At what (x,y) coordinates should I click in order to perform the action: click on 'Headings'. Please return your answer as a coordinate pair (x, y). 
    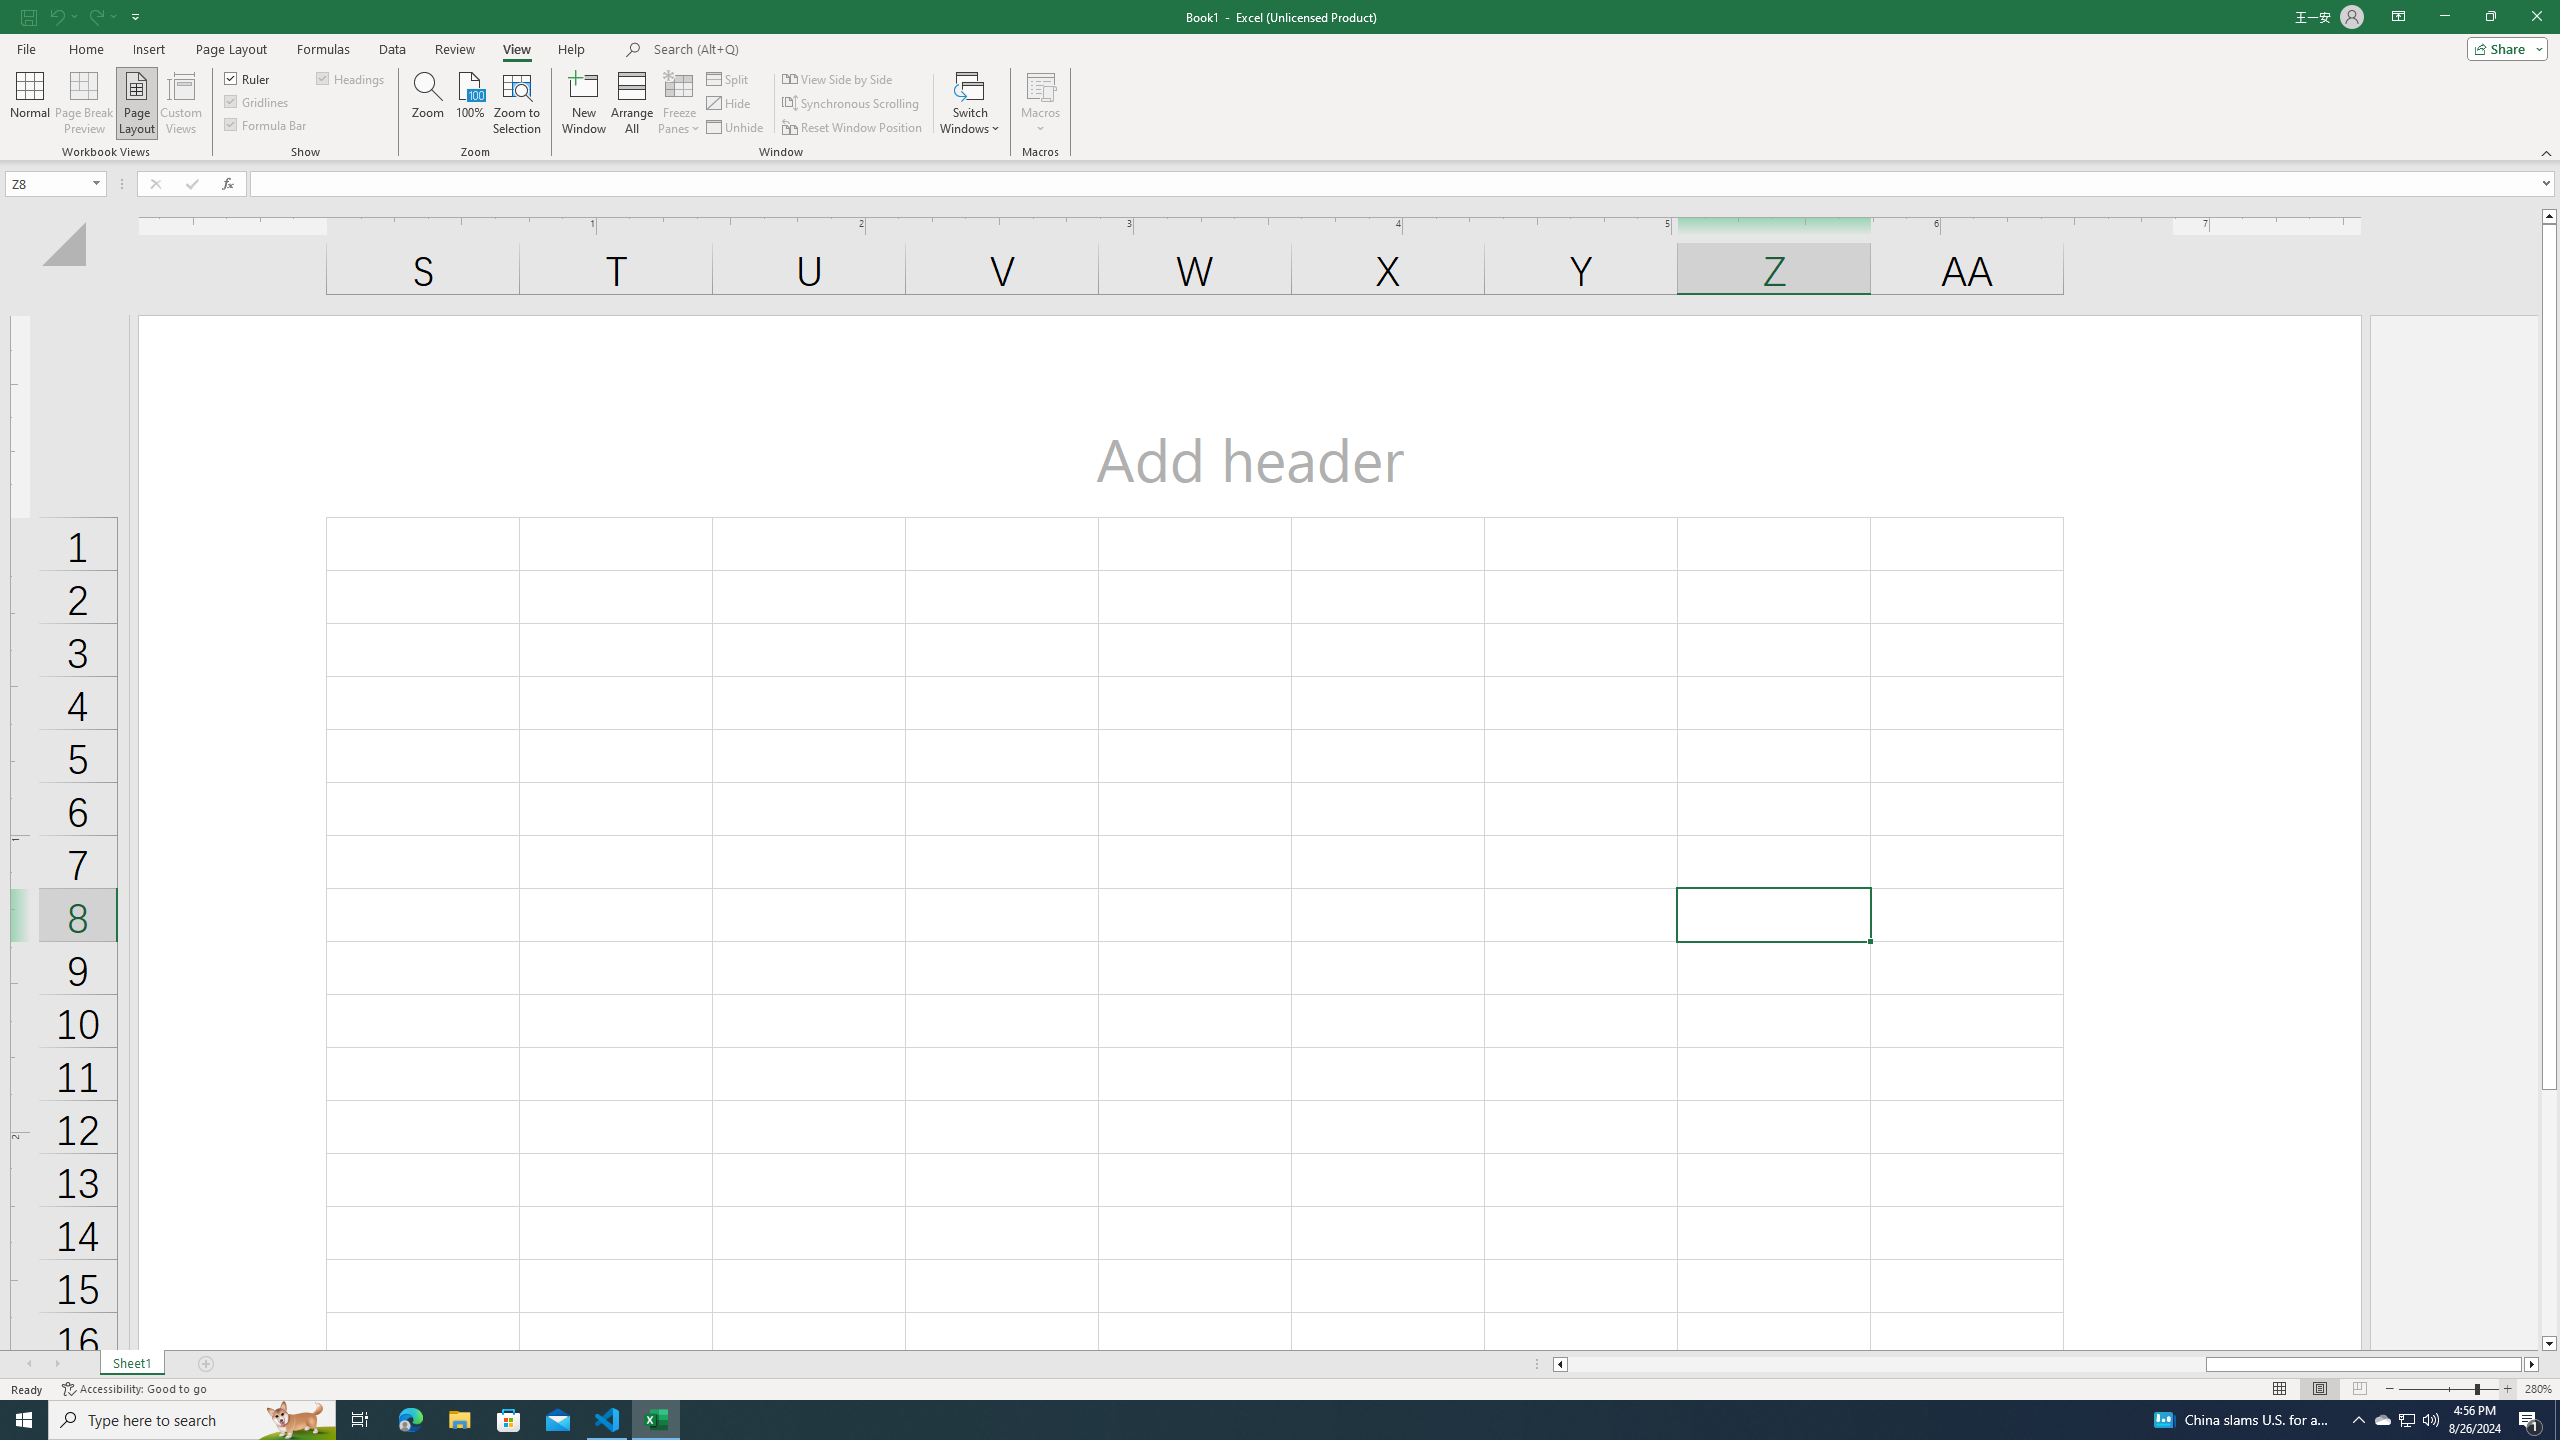
    Looking at the image, I should click on (351, 77).